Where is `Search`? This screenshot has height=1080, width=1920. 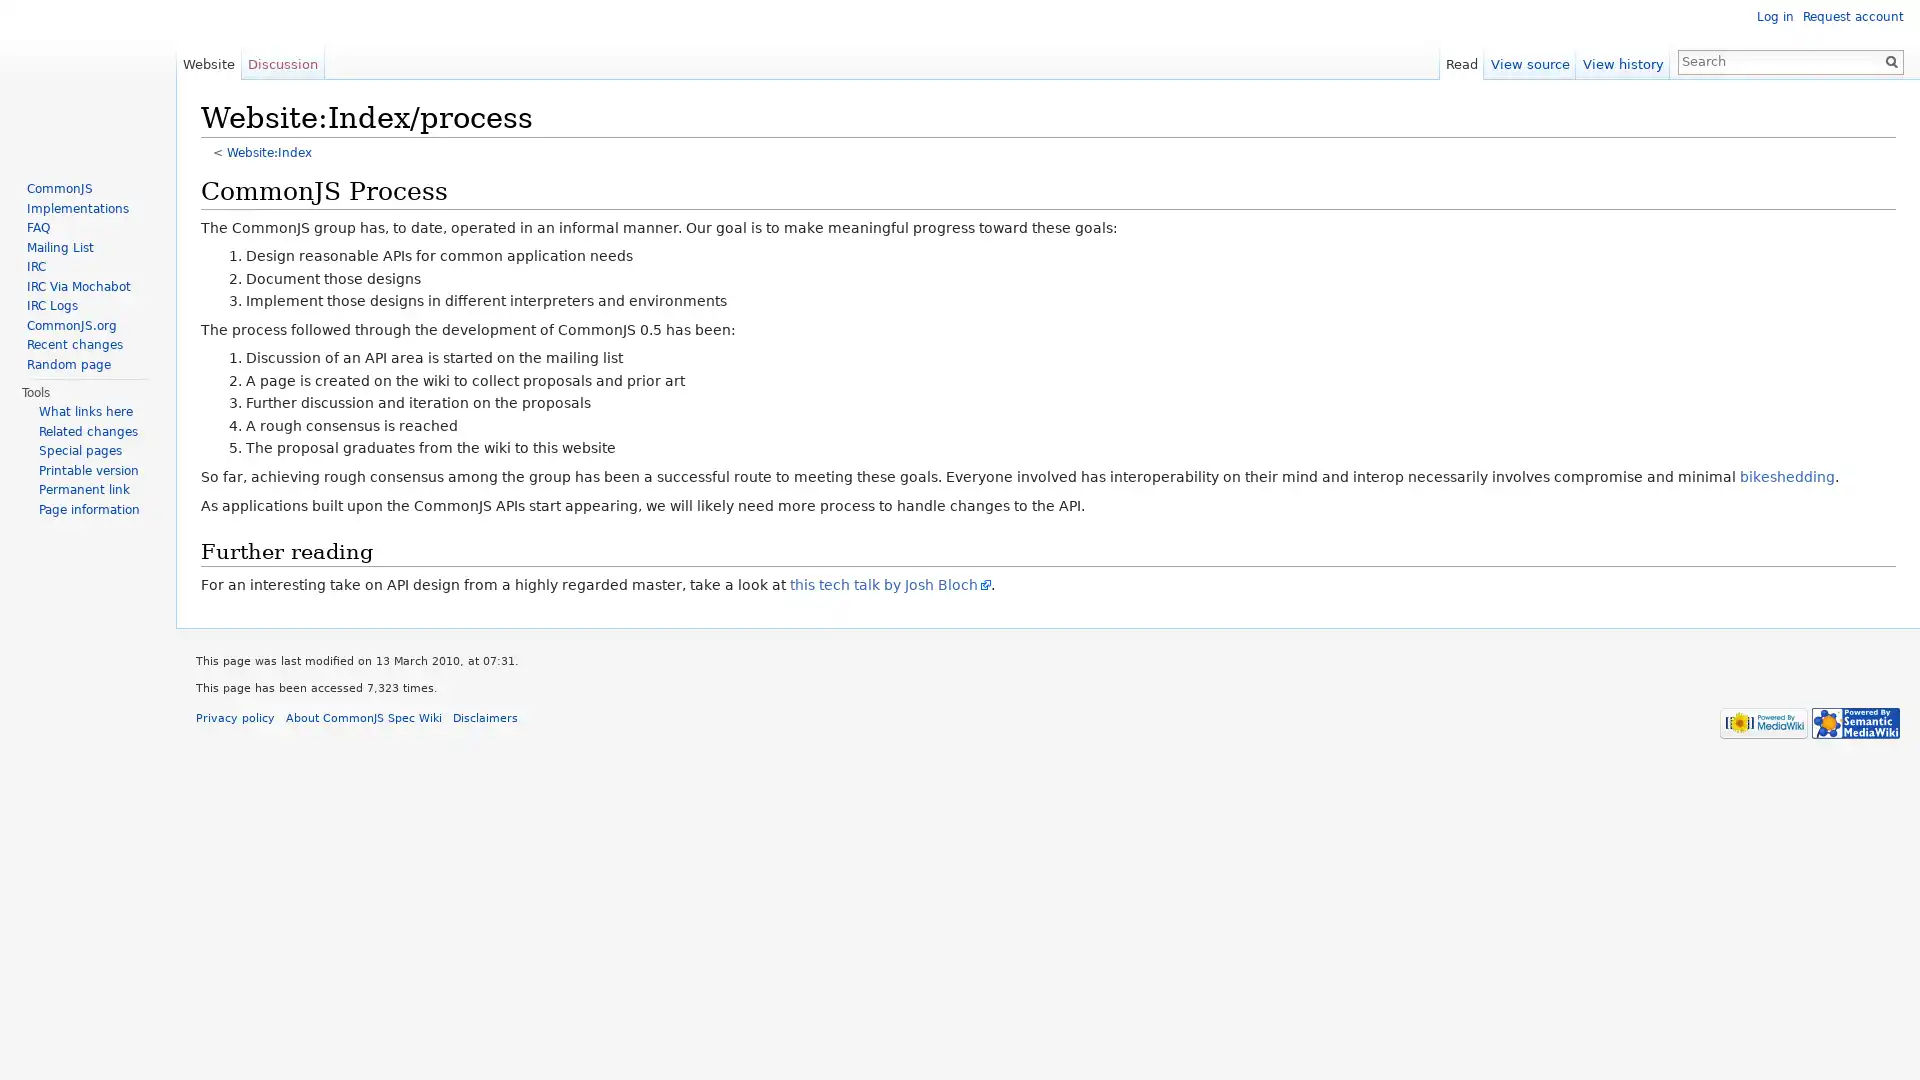
Search is located at coordinates (1890, 60).